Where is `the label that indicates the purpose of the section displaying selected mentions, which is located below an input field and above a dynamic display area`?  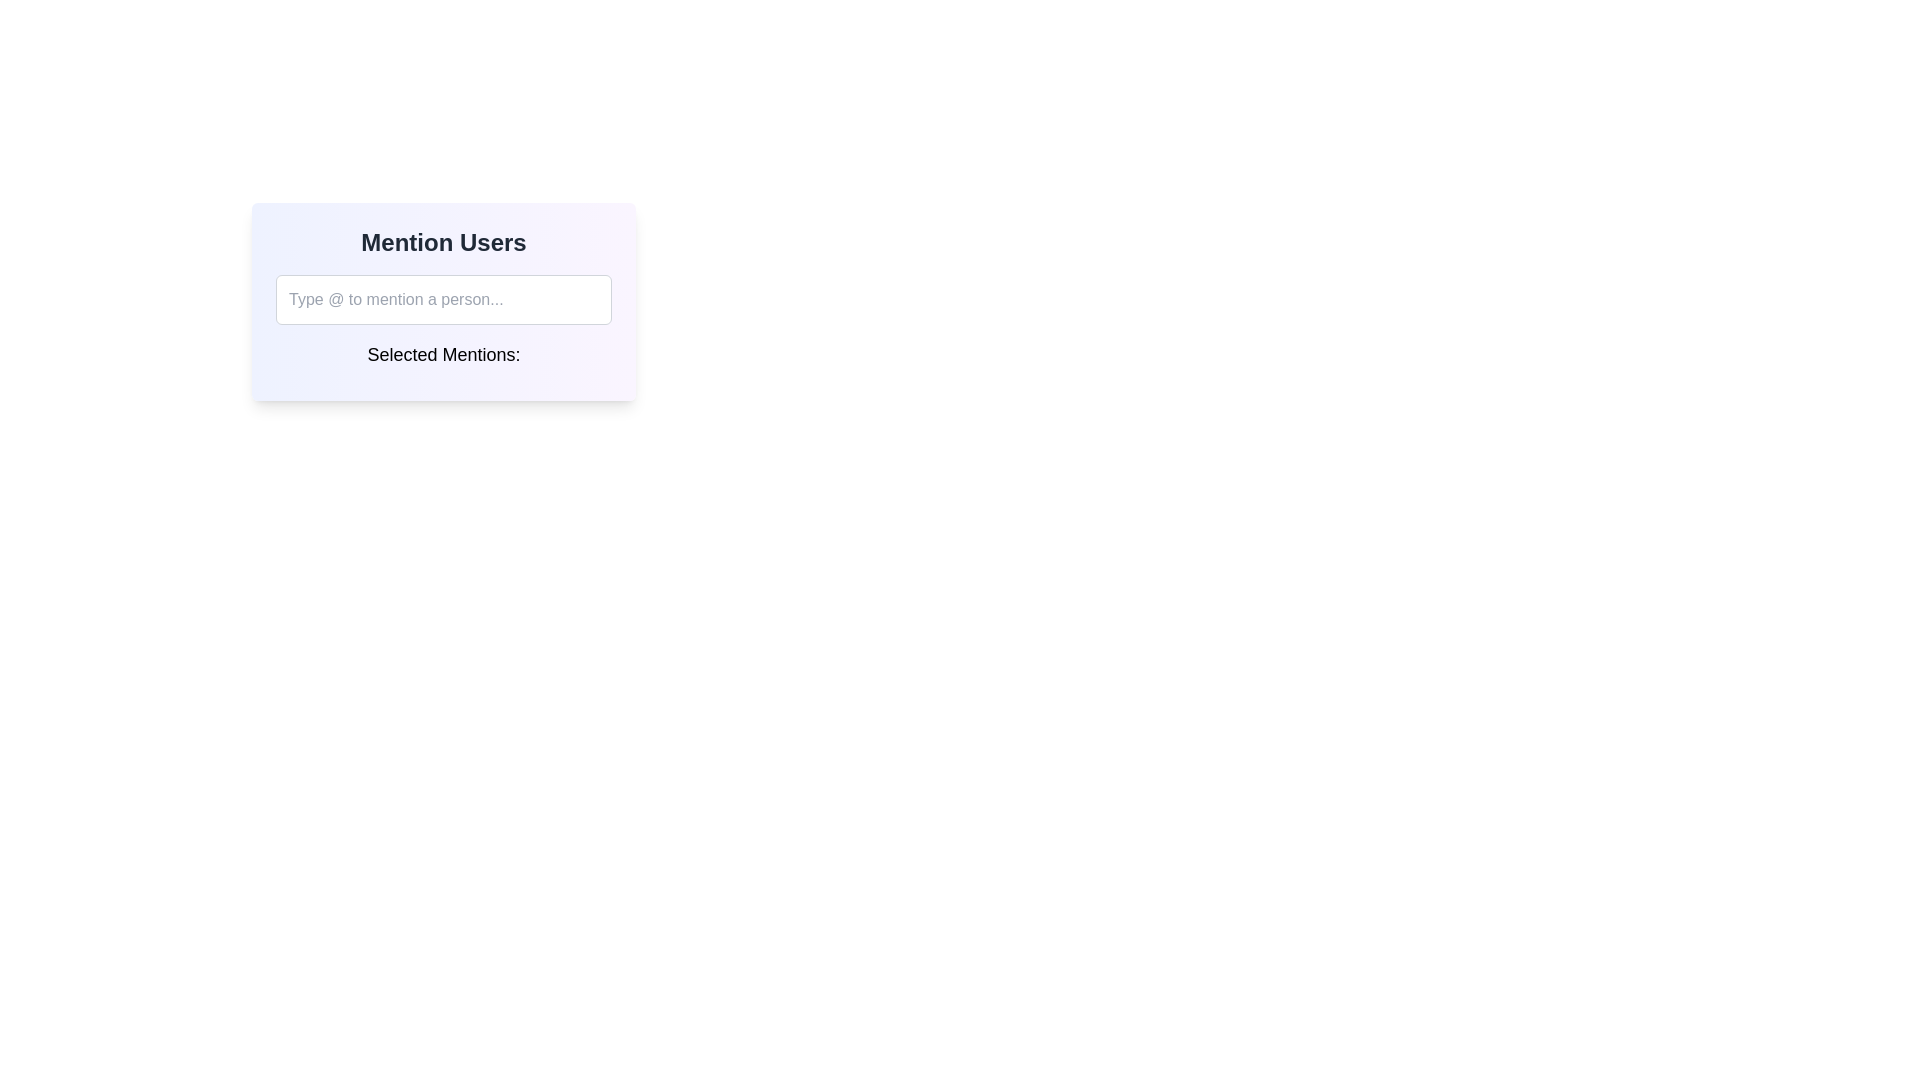
the label that indicates the purpose of the section displaying selected mentions, which is located below an input field and above a dynamic display area is located at coordinates (443, 357).